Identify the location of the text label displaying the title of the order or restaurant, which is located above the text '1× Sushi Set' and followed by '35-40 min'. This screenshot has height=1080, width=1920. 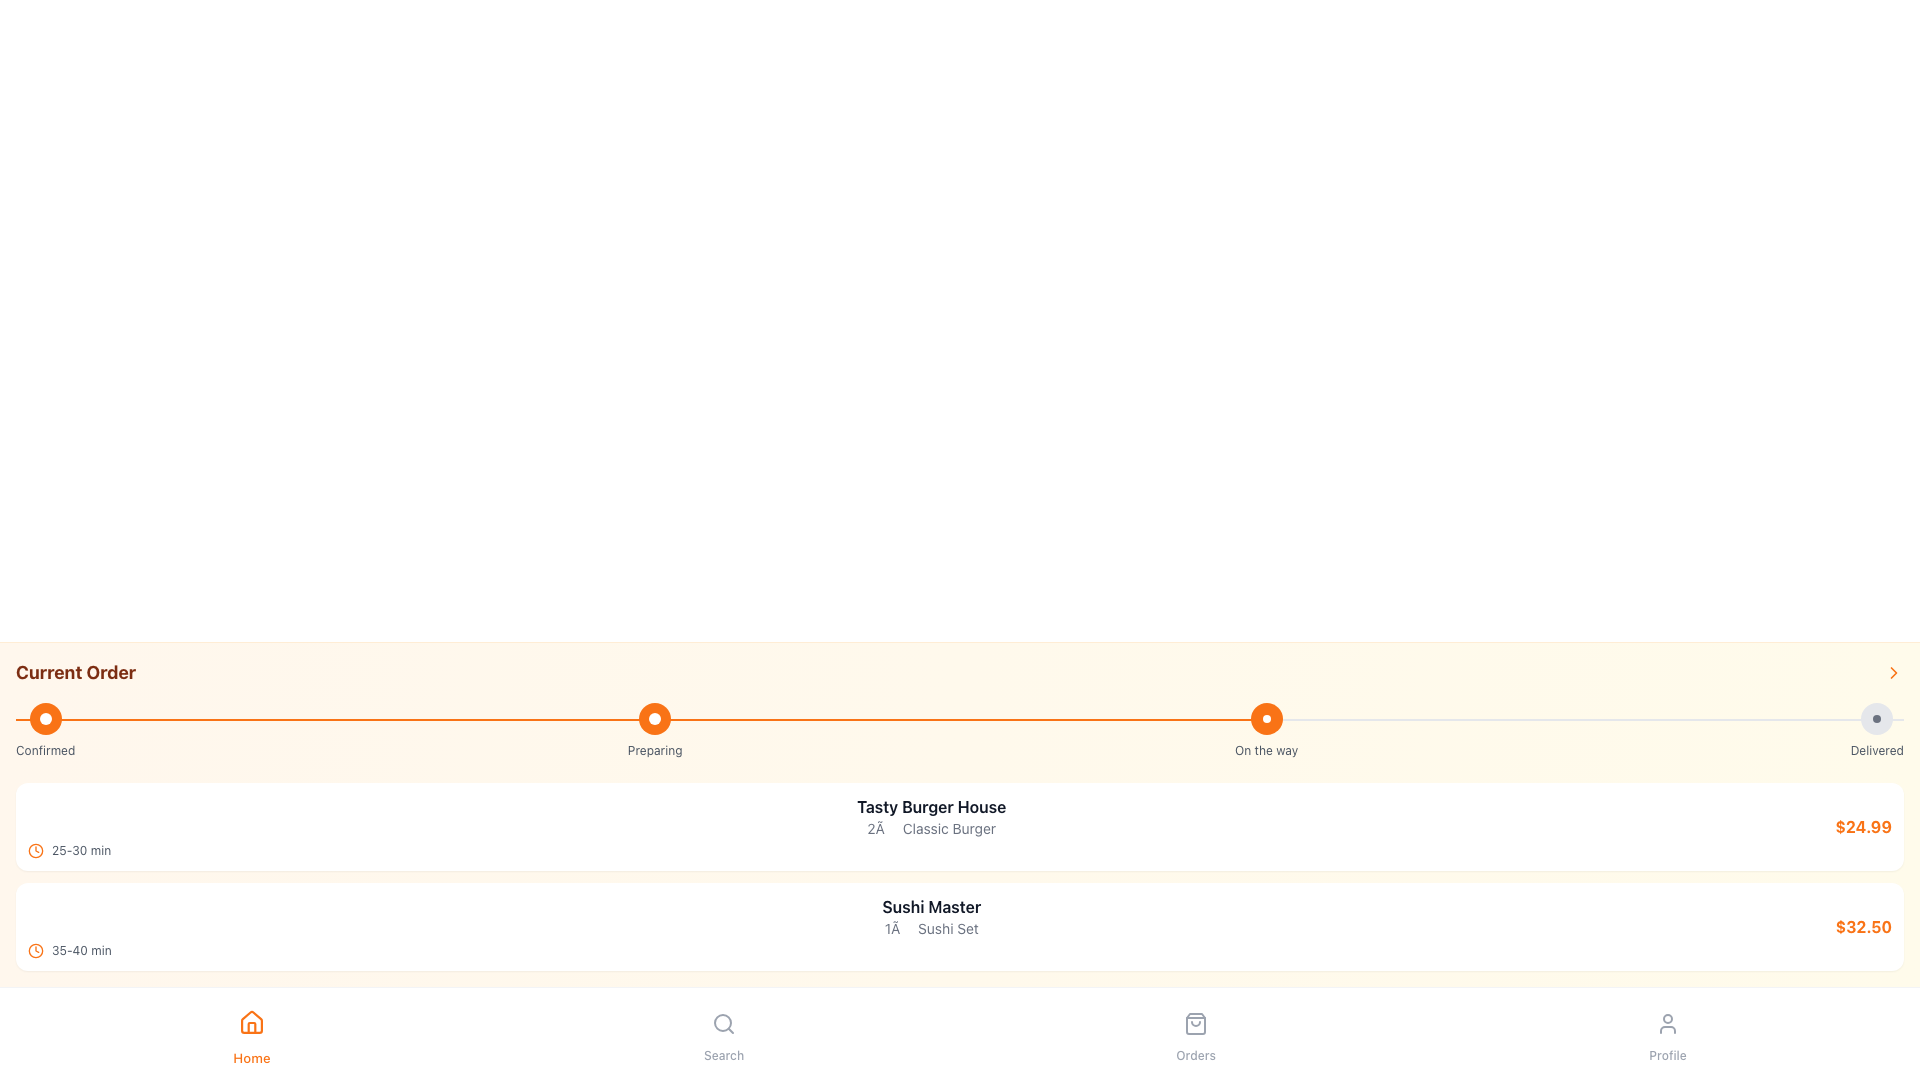
(930, 906).